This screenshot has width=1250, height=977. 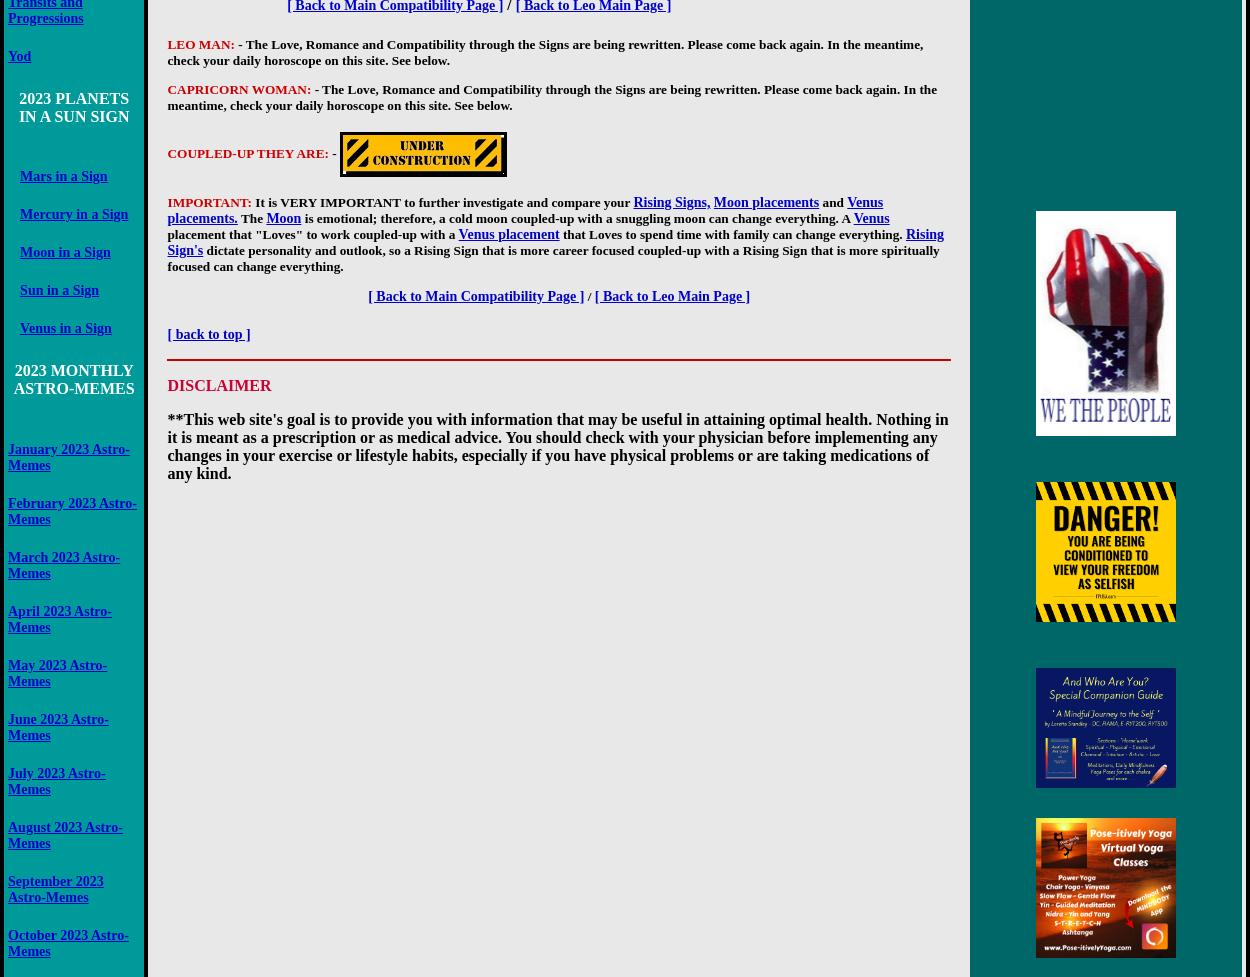 I want to click on 'Yod', so click(x=19, y=55).